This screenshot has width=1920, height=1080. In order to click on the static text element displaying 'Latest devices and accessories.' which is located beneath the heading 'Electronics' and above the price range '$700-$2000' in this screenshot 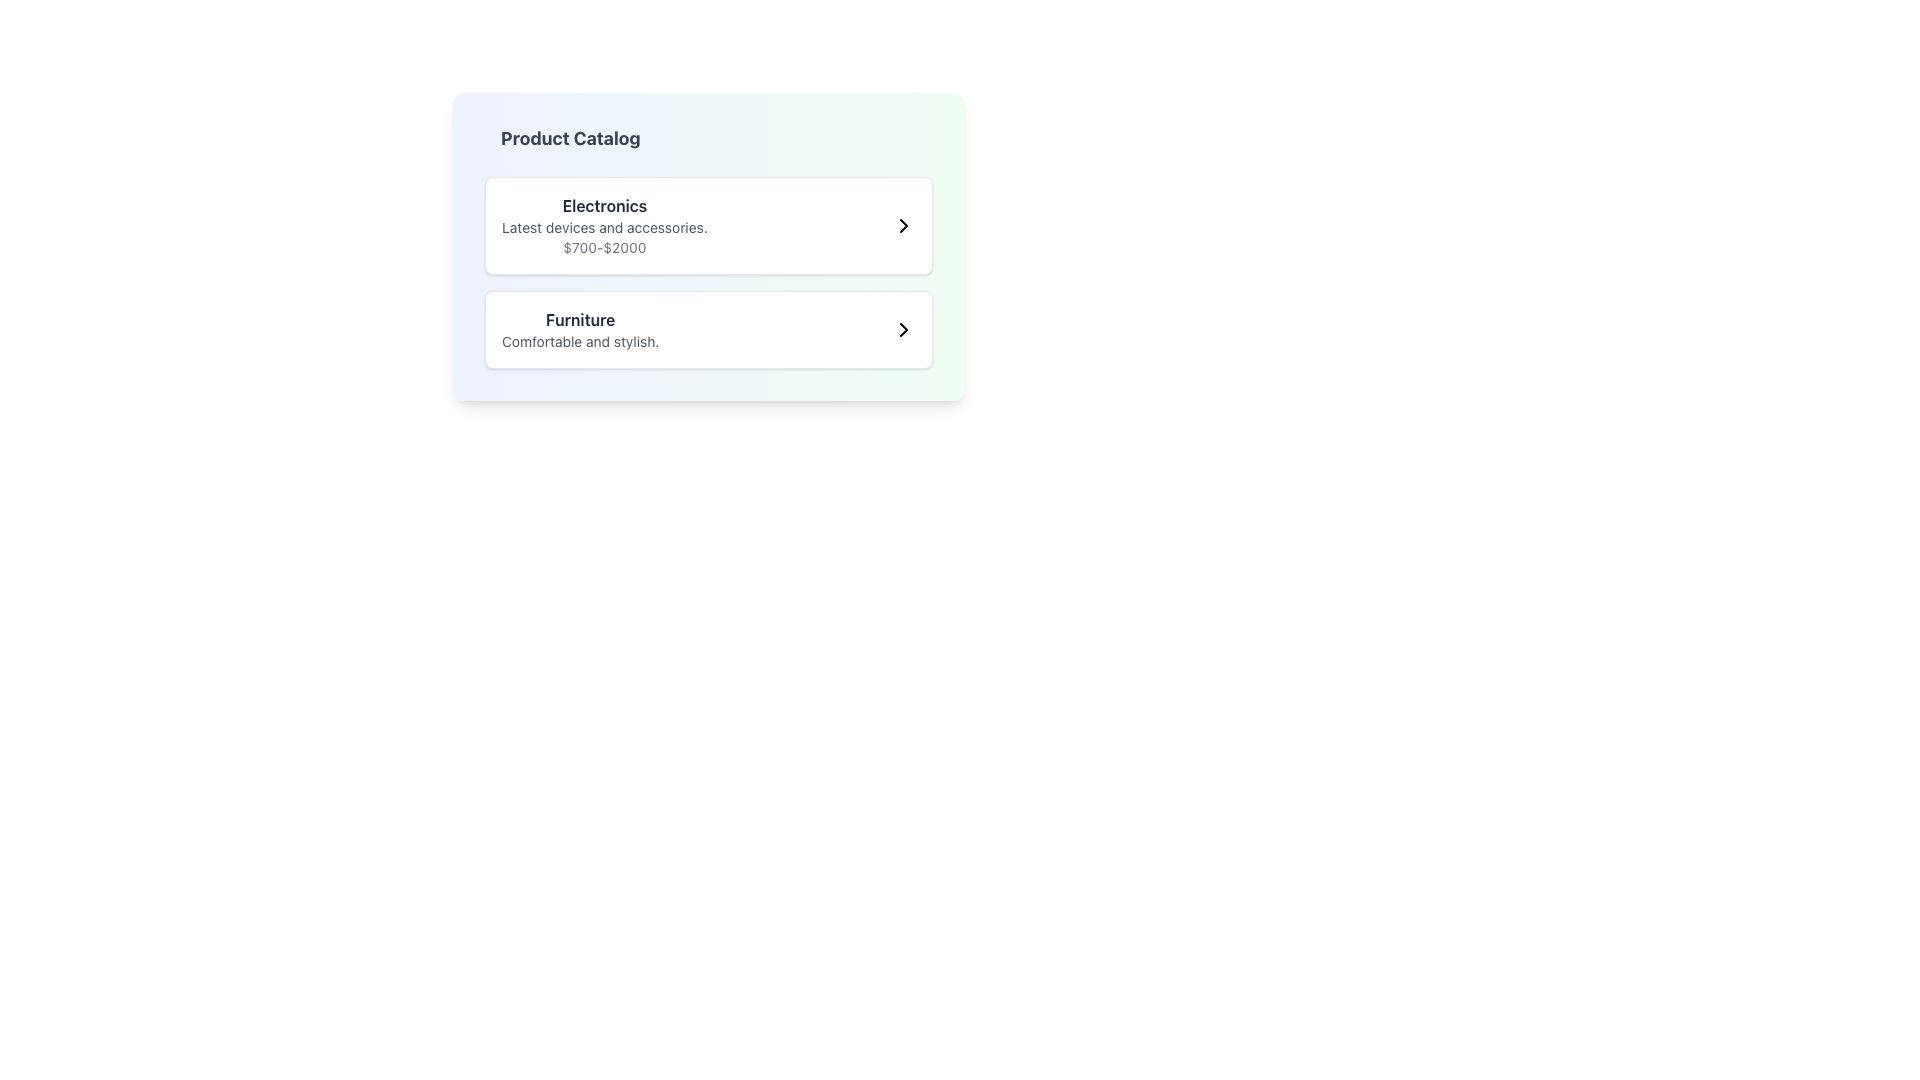, I will do `click(603, 226)`.